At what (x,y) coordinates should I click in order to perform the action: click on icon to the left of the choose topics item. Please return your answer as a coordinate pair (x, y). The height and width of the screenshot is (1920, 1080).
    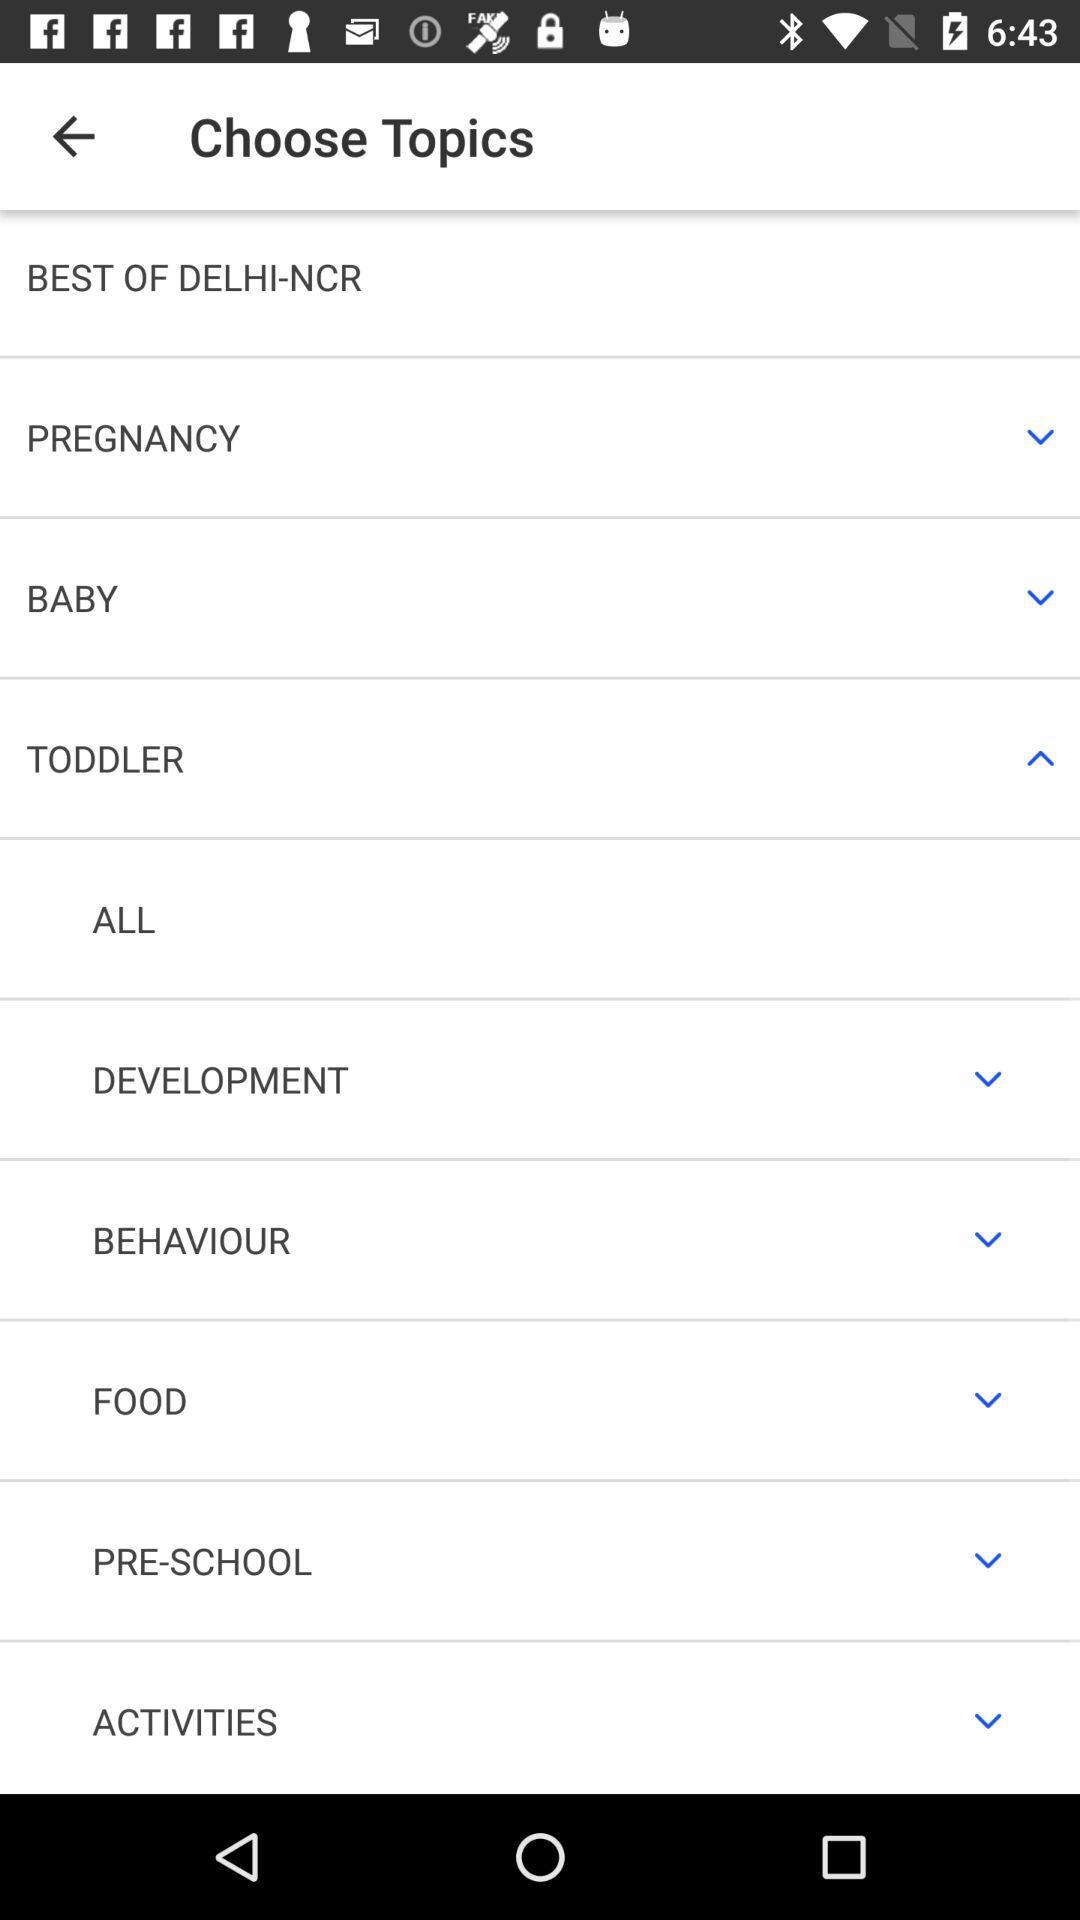
    Looking at the image, I should click on (72, 135).